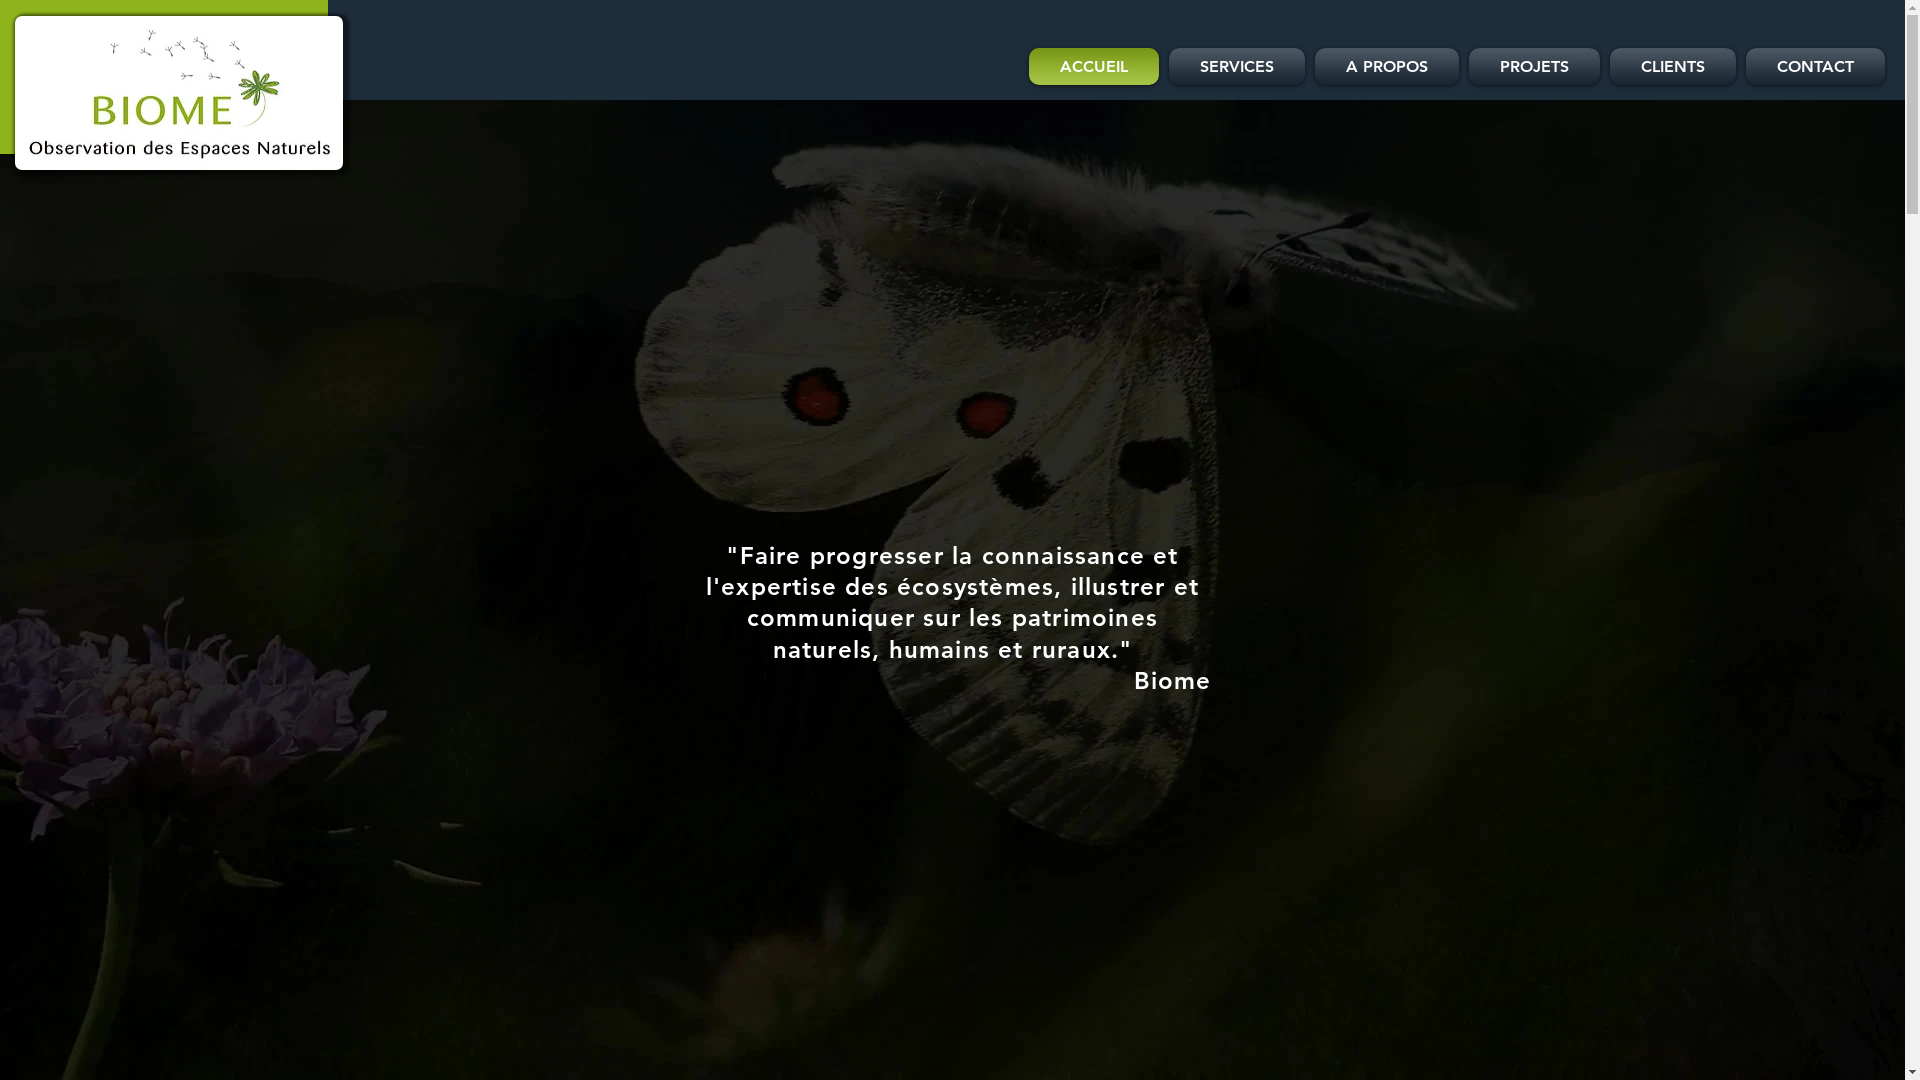  Describe the element at coordinates (1740, 65) in the screenshot. I see `'CONTACT'` at that location.